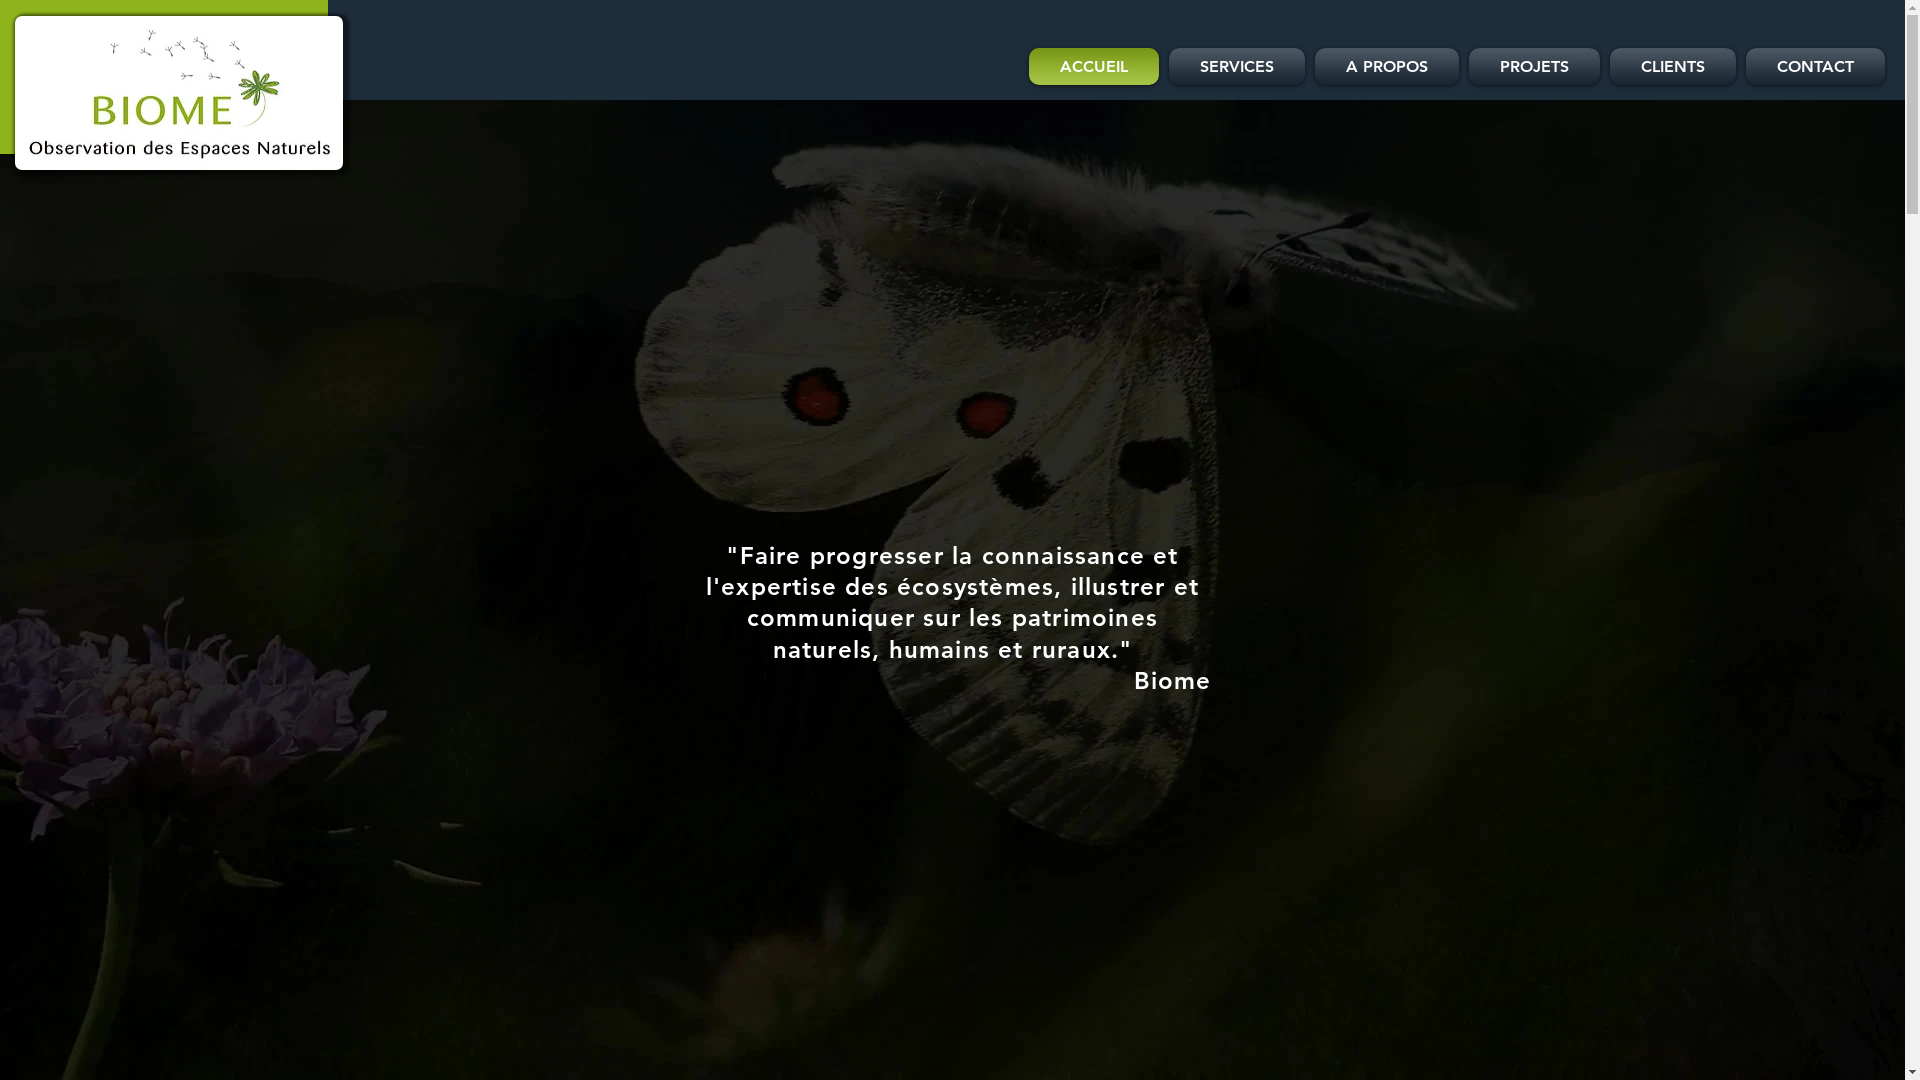  Describe the element at coordinates (1740, 65) in the screenshot. I see `'CONTACT'` at that location.